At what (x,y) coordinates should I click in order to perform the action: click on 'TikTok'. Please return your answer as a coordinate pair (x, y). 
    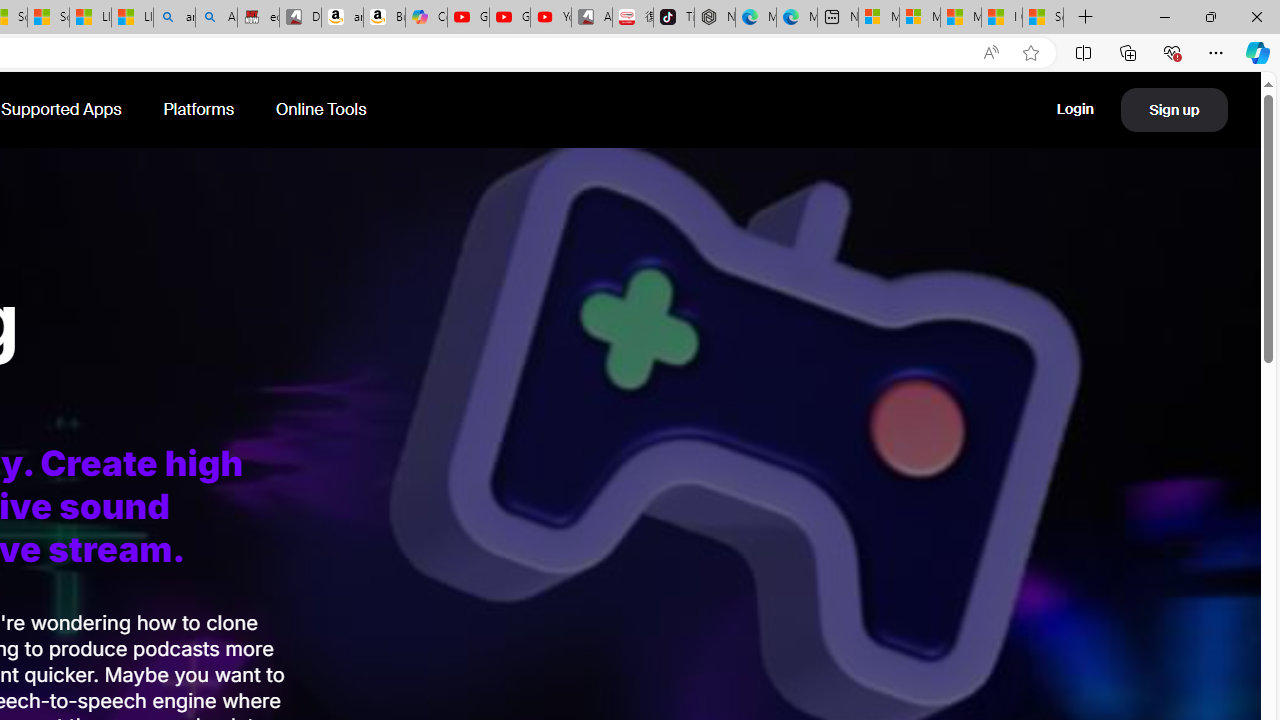
    Looking at the image, I should click on (673, 17).